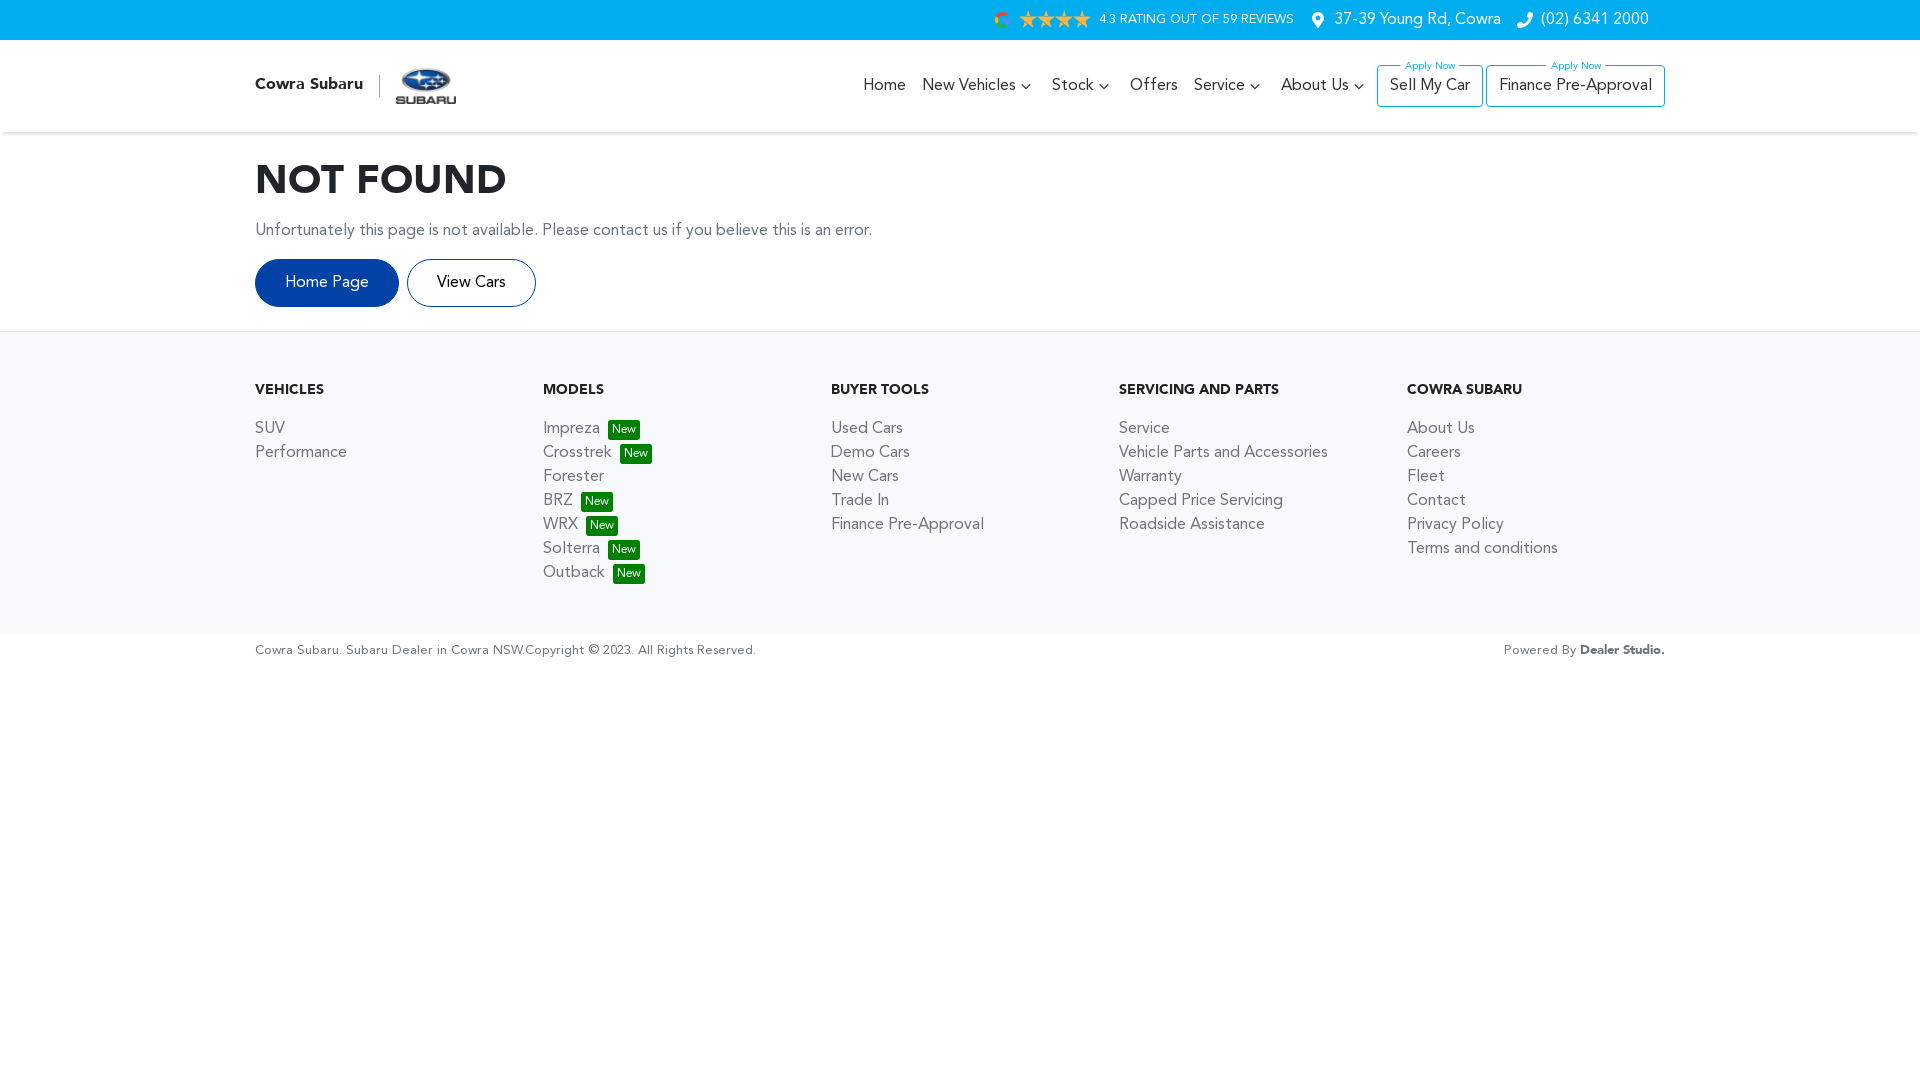 This screenshot has width=1920, height=1080. What do you see at coordinates (1405, 523) in the screenshot?
I see `'Privacy Policy'` at bounding box center [1405, 523].